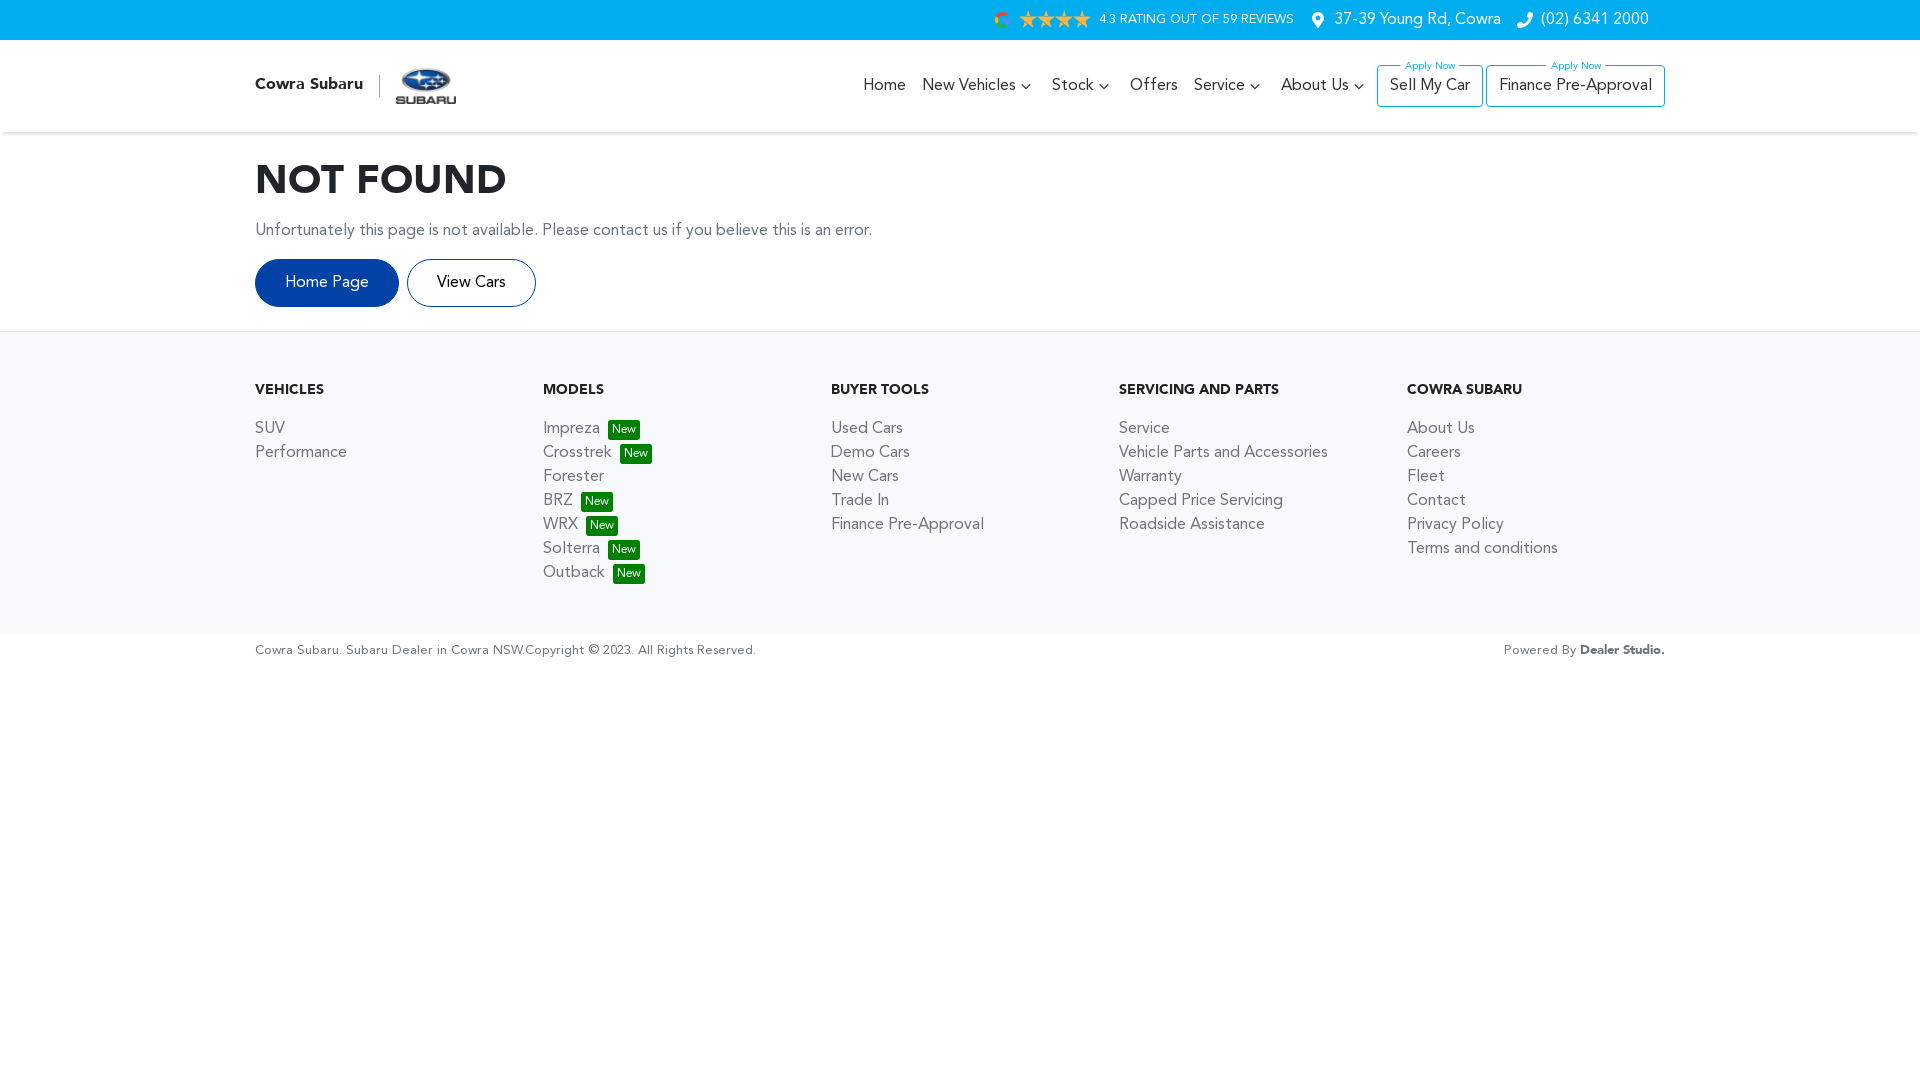 This screenshot has width=1920, height=1080. What do you see at coordinates (1405, 523) in the screenshot?
I see `'Privacy Policy'` at bounding box center [1405, 523].